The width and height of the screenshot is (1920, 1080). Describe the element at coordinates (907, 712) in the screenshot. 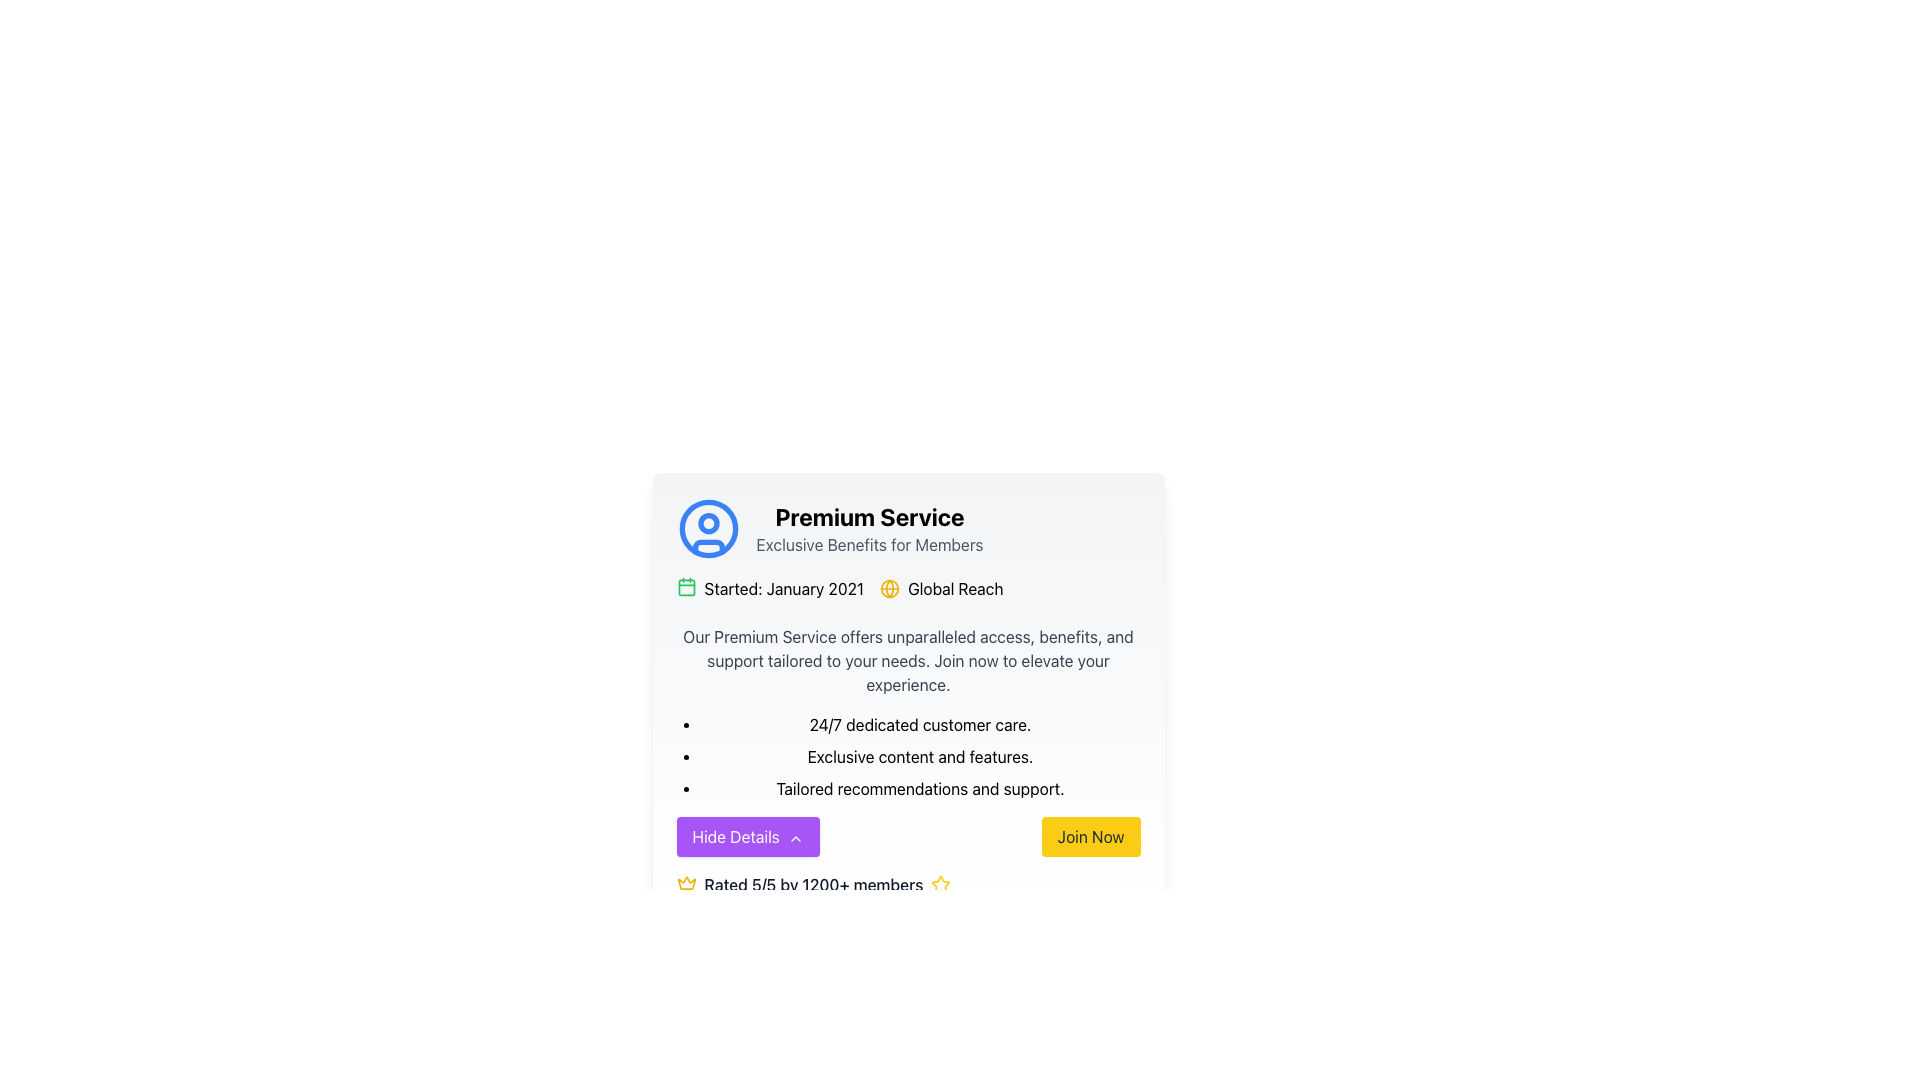

I see `text block that features a two-part description, including an introduction to the premium service and a bulleted list, positioned between the labels 'Started: January 2021' and 'Global Reach', and above the buttons 'Hide Details' and 'Join Now'` at that location.